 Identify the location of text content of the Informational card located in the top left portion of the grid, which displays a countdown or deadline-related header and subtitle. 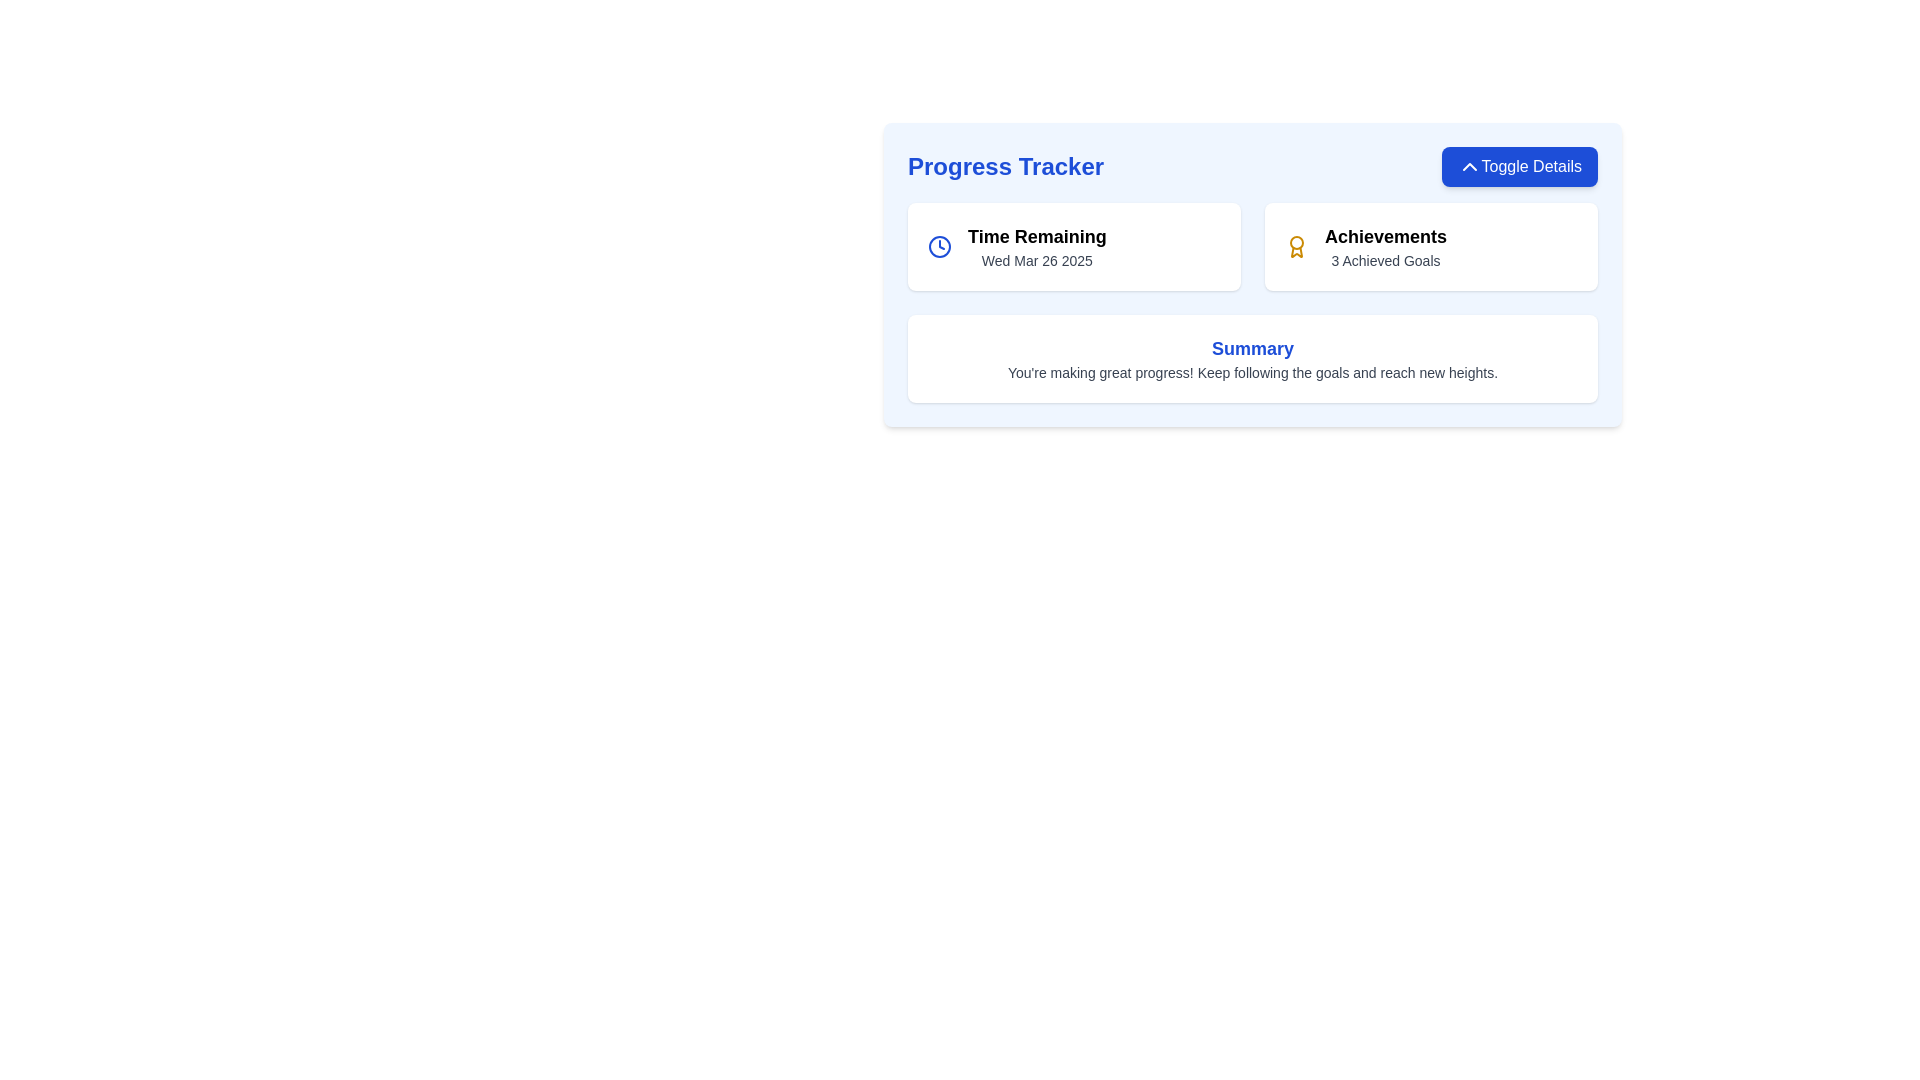
(1073, 245).